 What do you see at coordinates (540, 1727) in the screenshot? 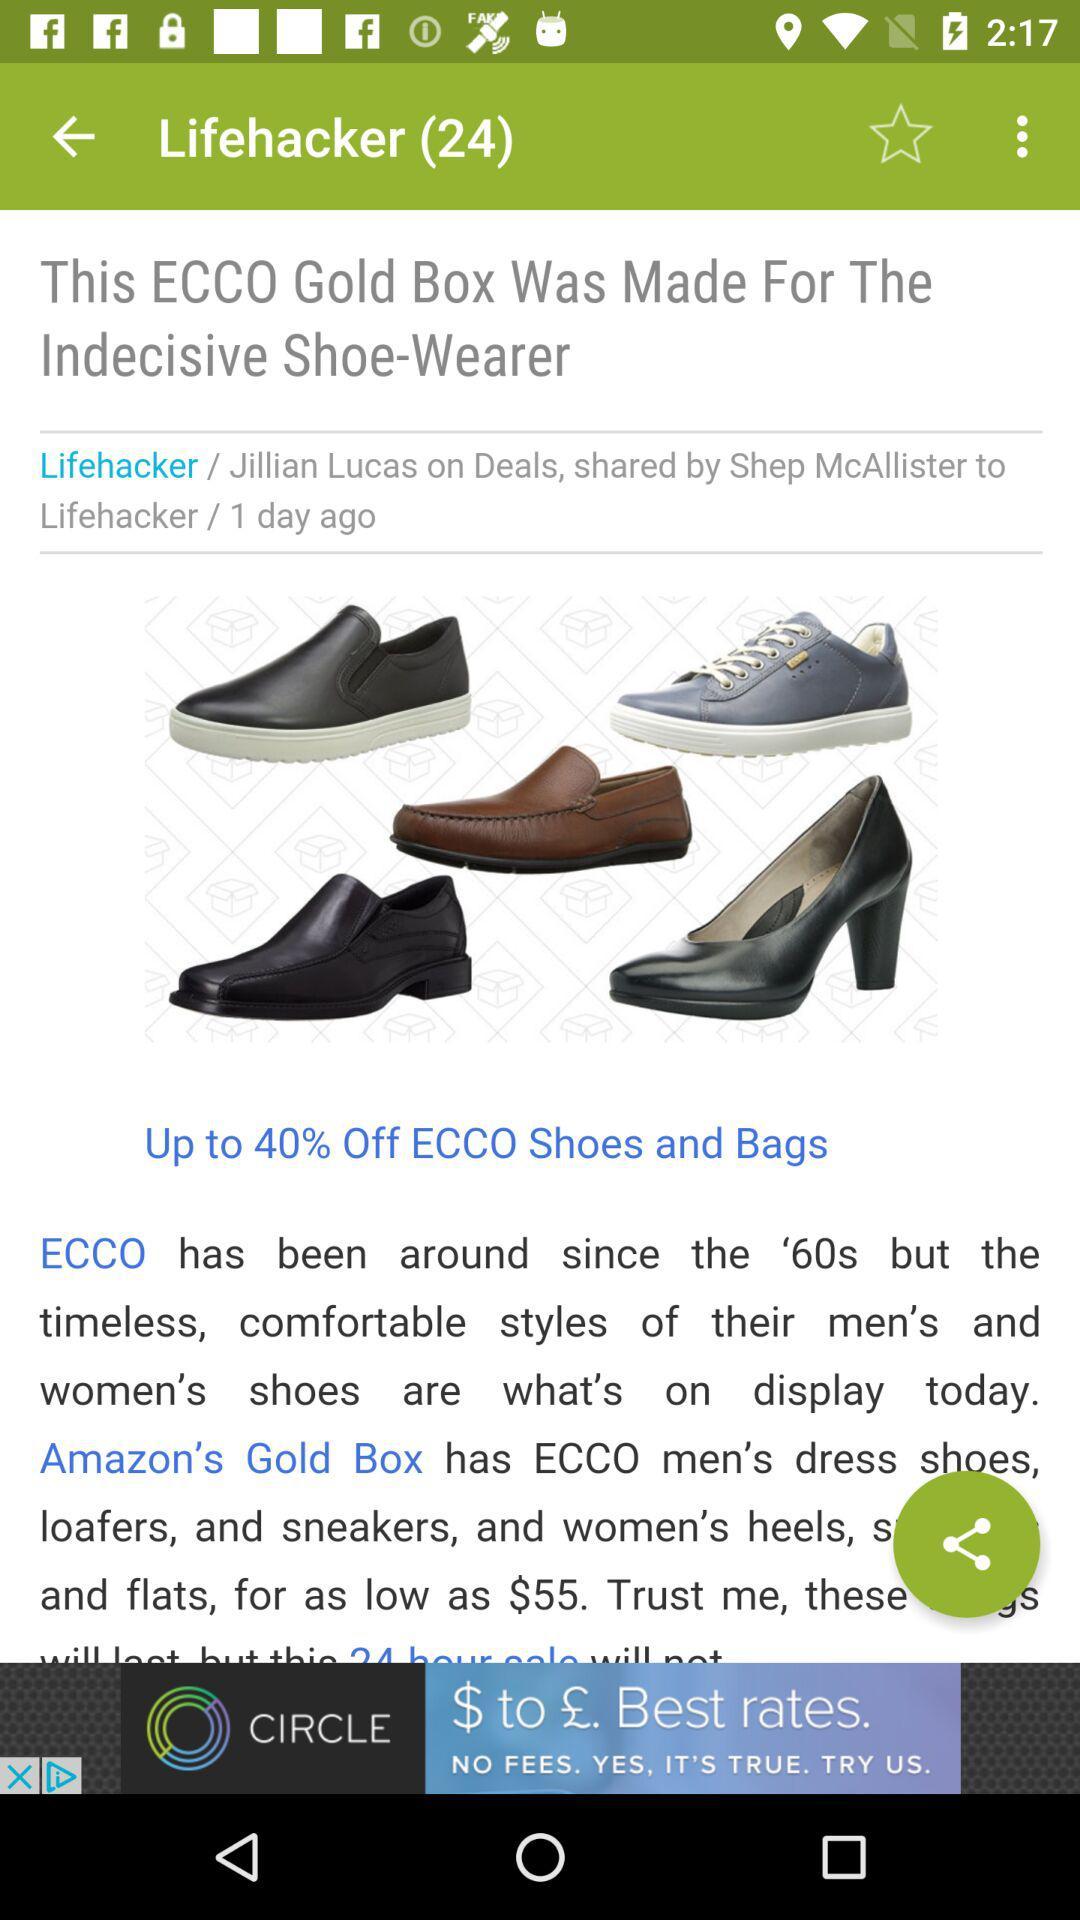
I see `advertisement` at bounding box center [540, 1727].